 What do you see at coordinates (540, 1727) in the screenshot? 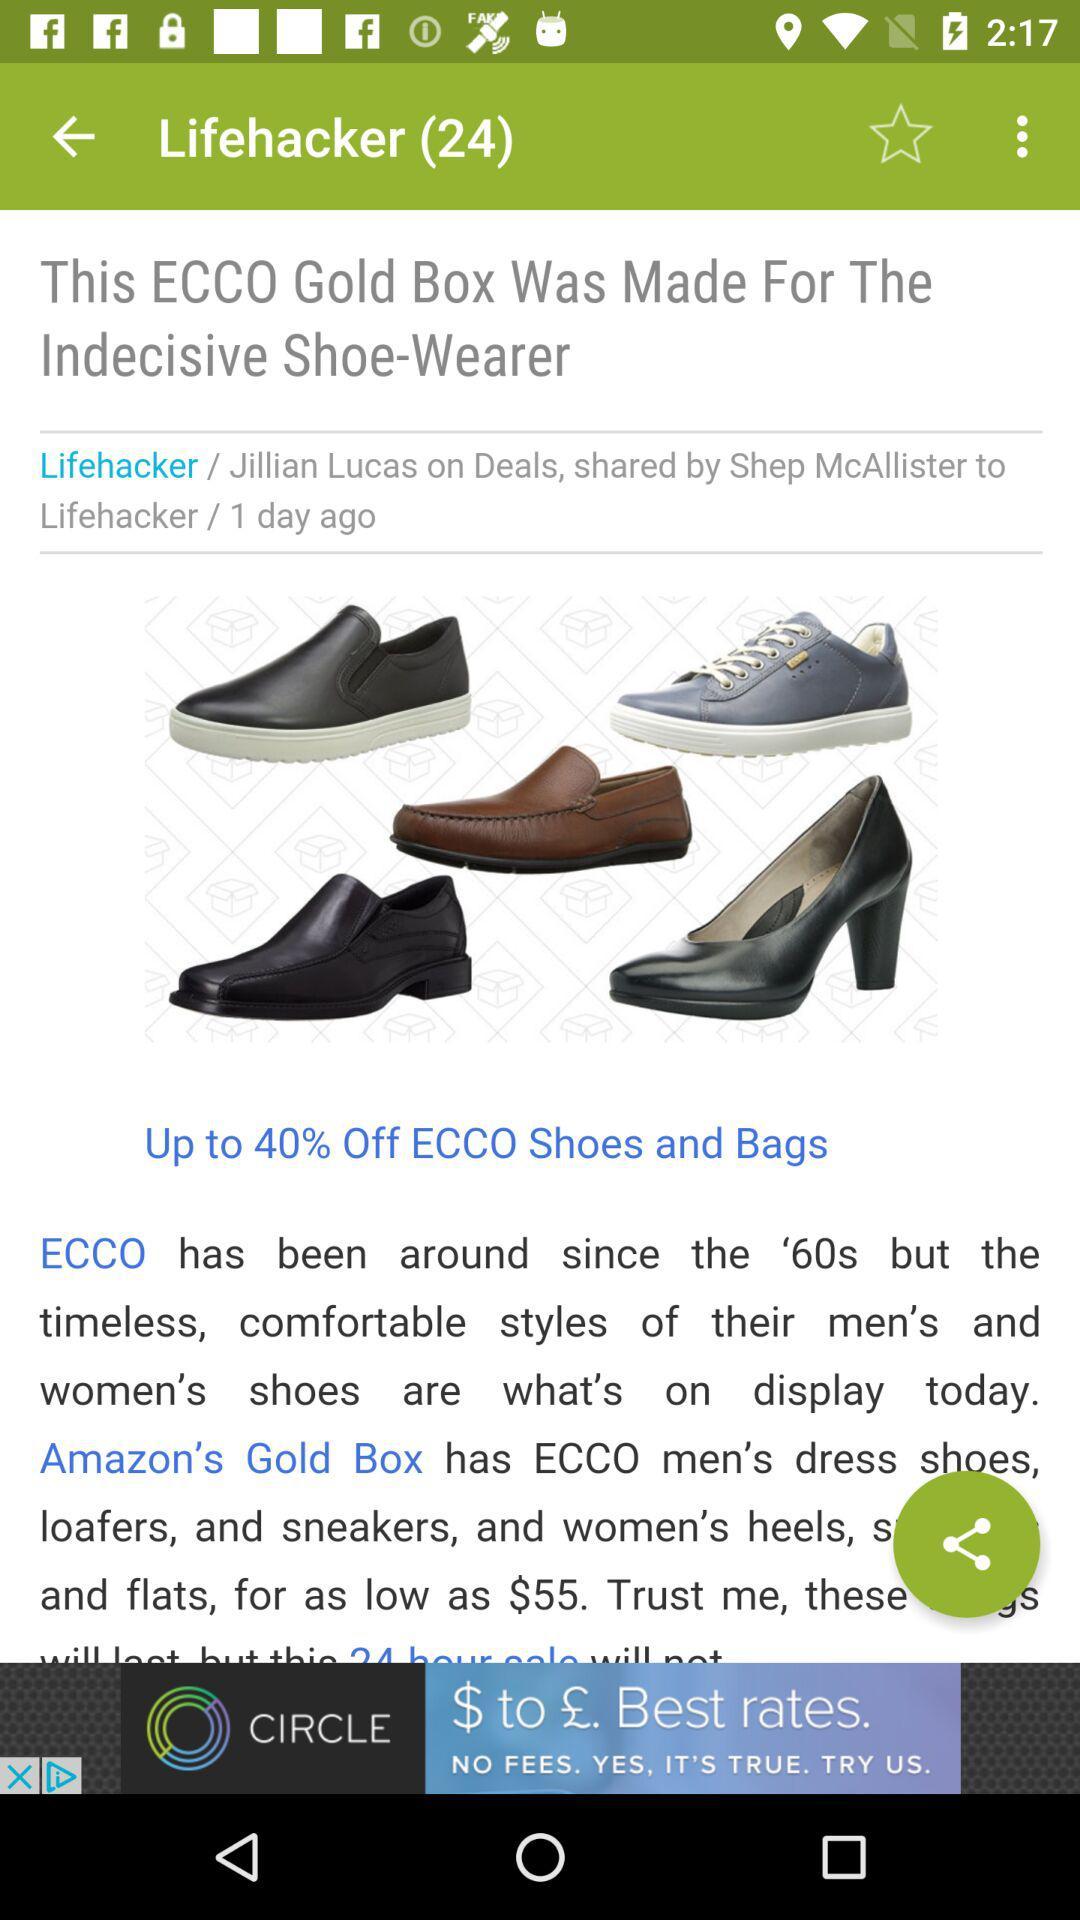
I see `advertisement` at bounding box center [540, 1727].